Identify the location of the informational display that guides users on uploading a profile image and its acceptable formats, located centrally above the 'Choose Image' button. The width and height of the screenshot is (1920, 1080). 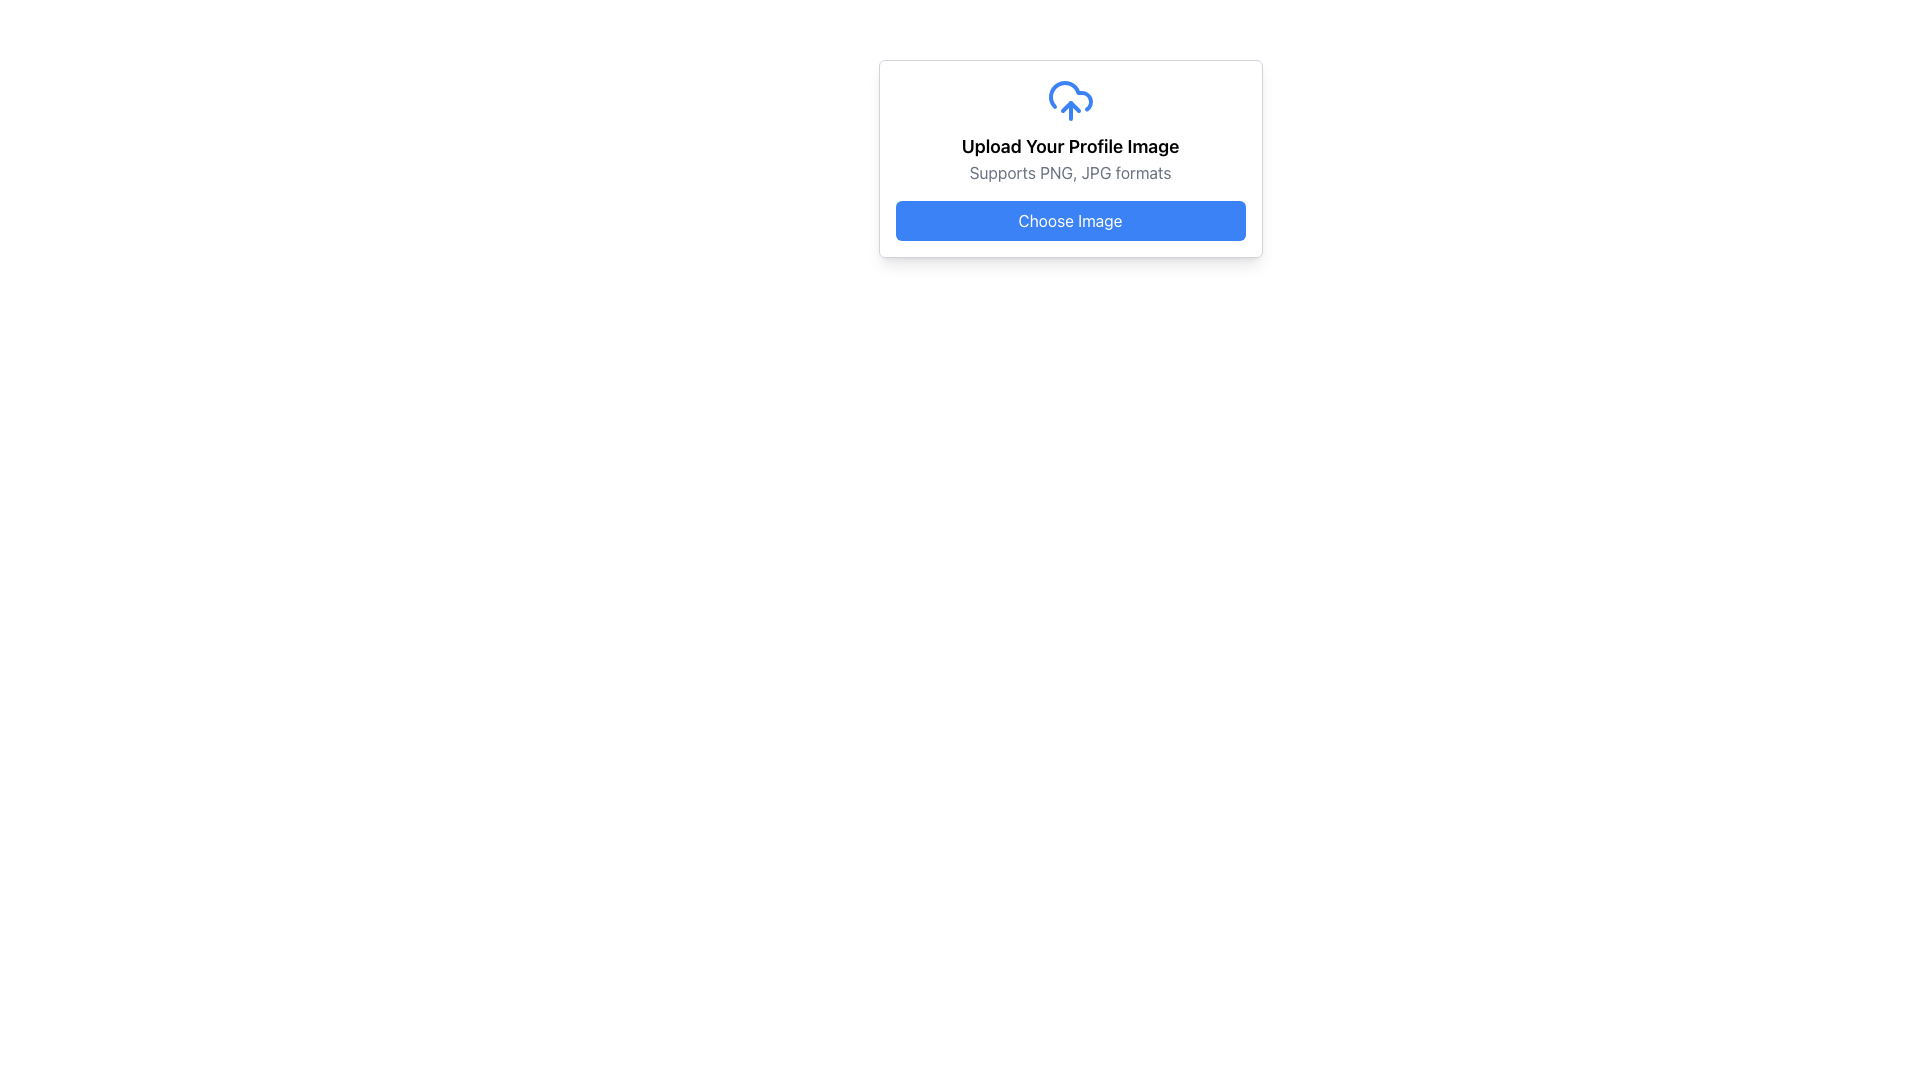
(1069, 131).